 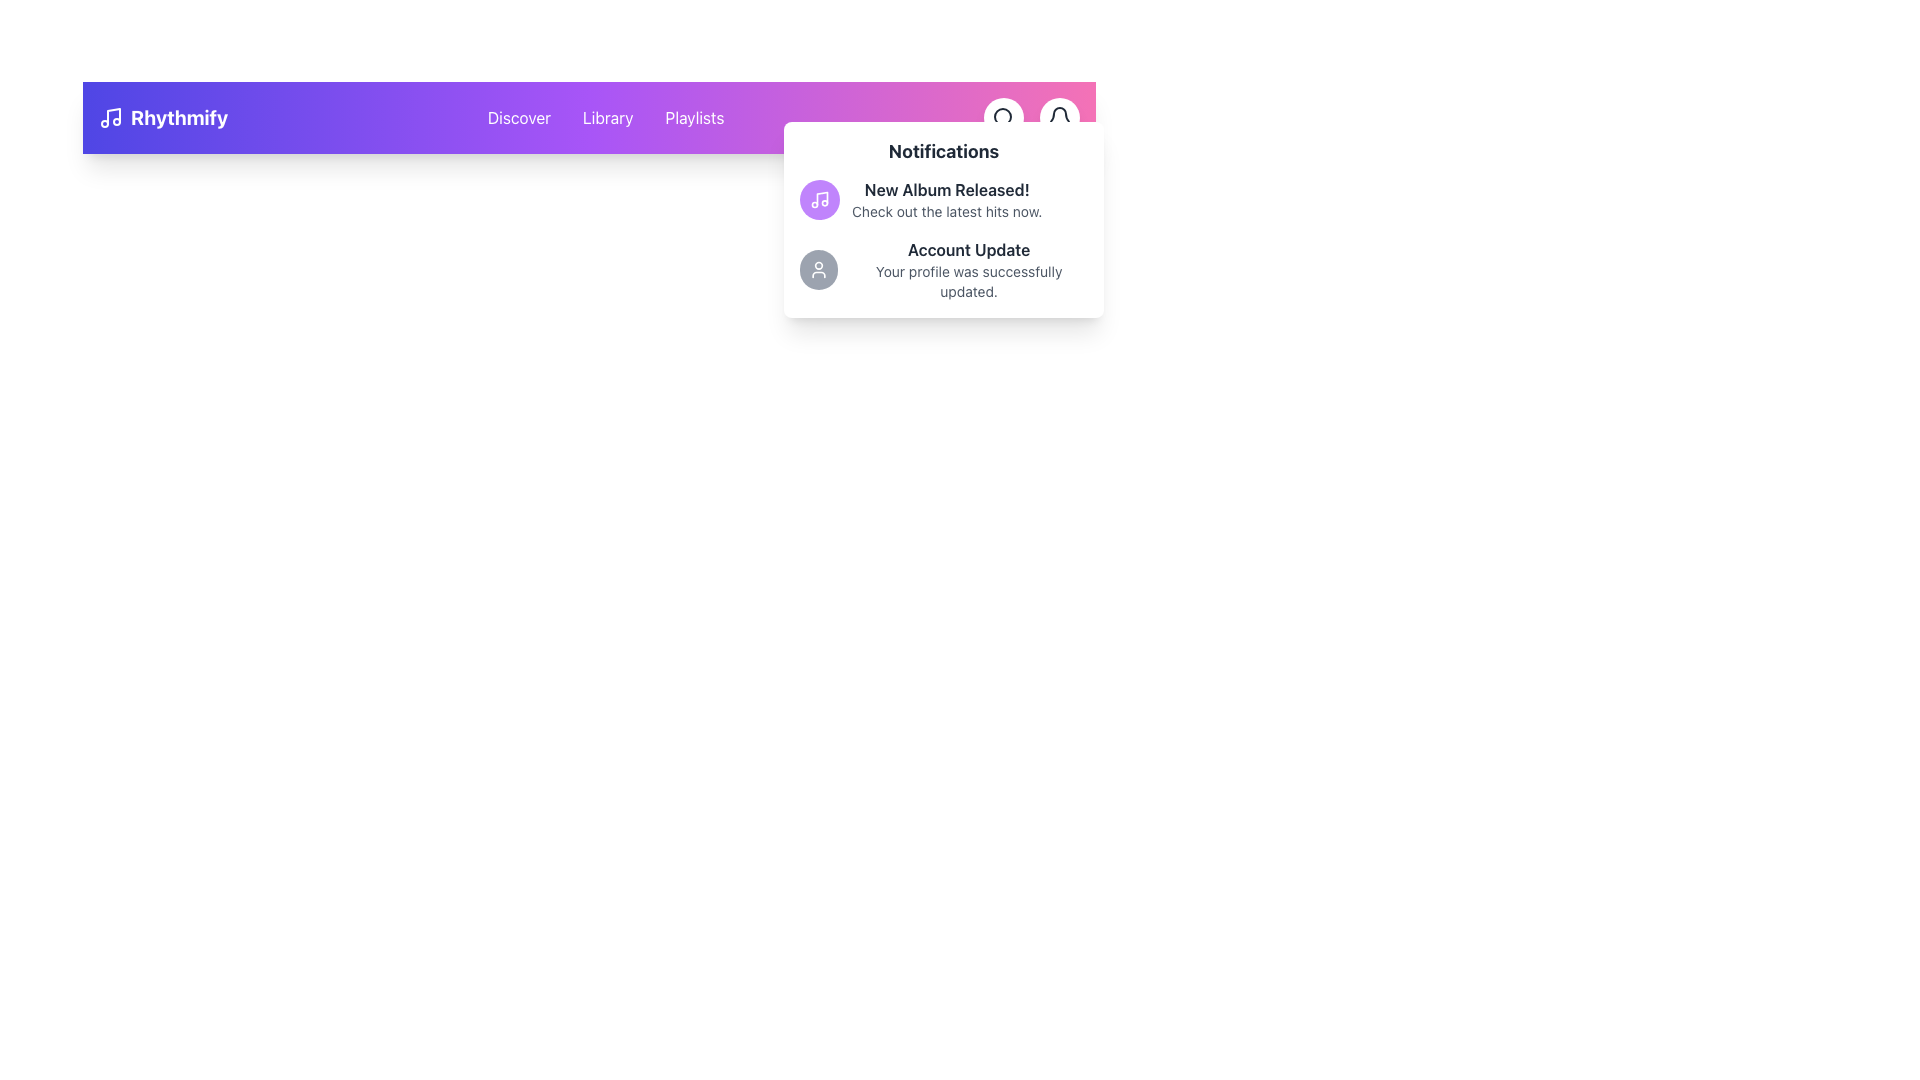 I want to click on the circular button at the top right area of the application that represents the search functionality to initiate a search, so click(x=1003, y=118).